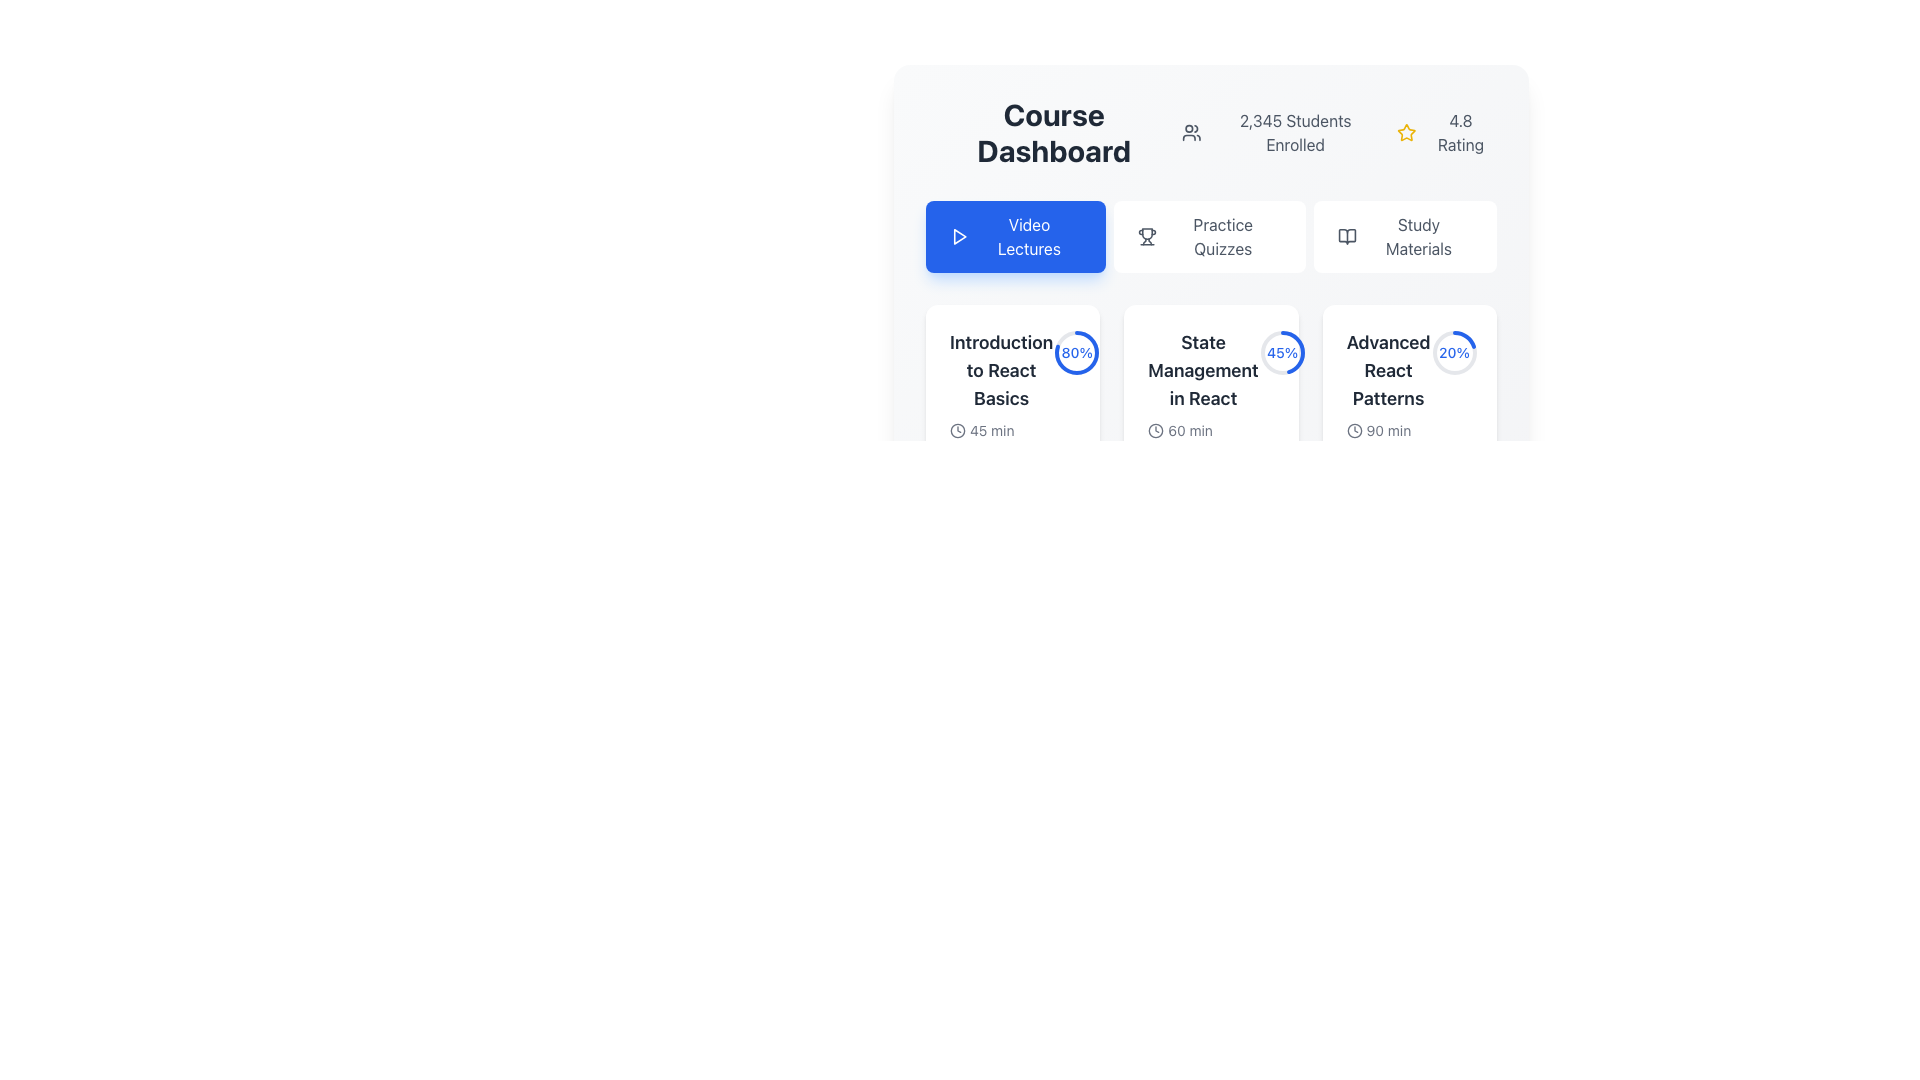 This screenshot has width=1920, height=1080. I want to click on the circular graphic element representing a clock face, which is styled with a 2-pixel stroke width and no fill, located near the top-right of the layout, so click(1156, 430).